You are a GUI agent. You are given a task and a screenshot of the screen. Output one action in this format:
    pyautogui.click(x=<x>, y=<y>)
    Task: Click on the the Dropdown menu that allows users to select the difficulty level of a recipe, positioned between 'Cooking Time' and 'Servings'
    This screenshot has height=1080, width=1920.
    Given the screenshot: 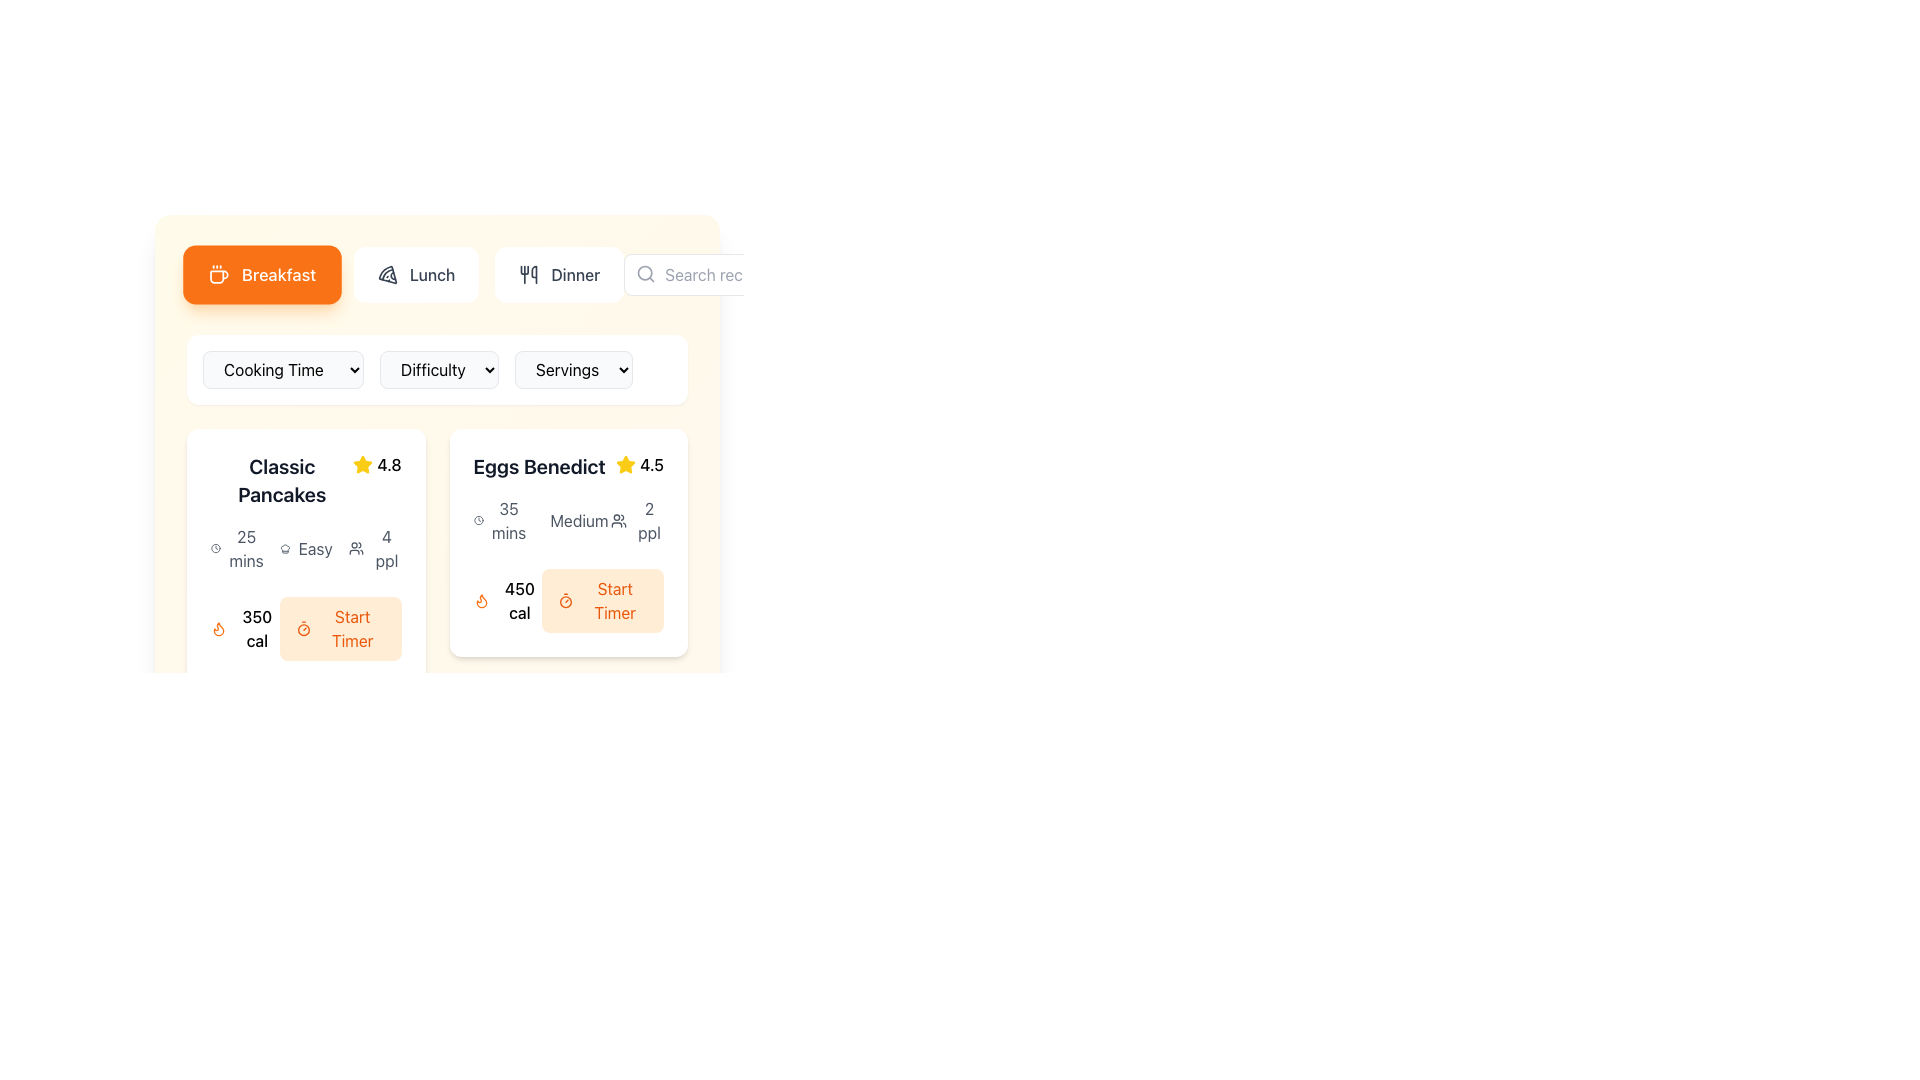 What is the action you would take?
    pyautogui.click(x=438, y=370)
    